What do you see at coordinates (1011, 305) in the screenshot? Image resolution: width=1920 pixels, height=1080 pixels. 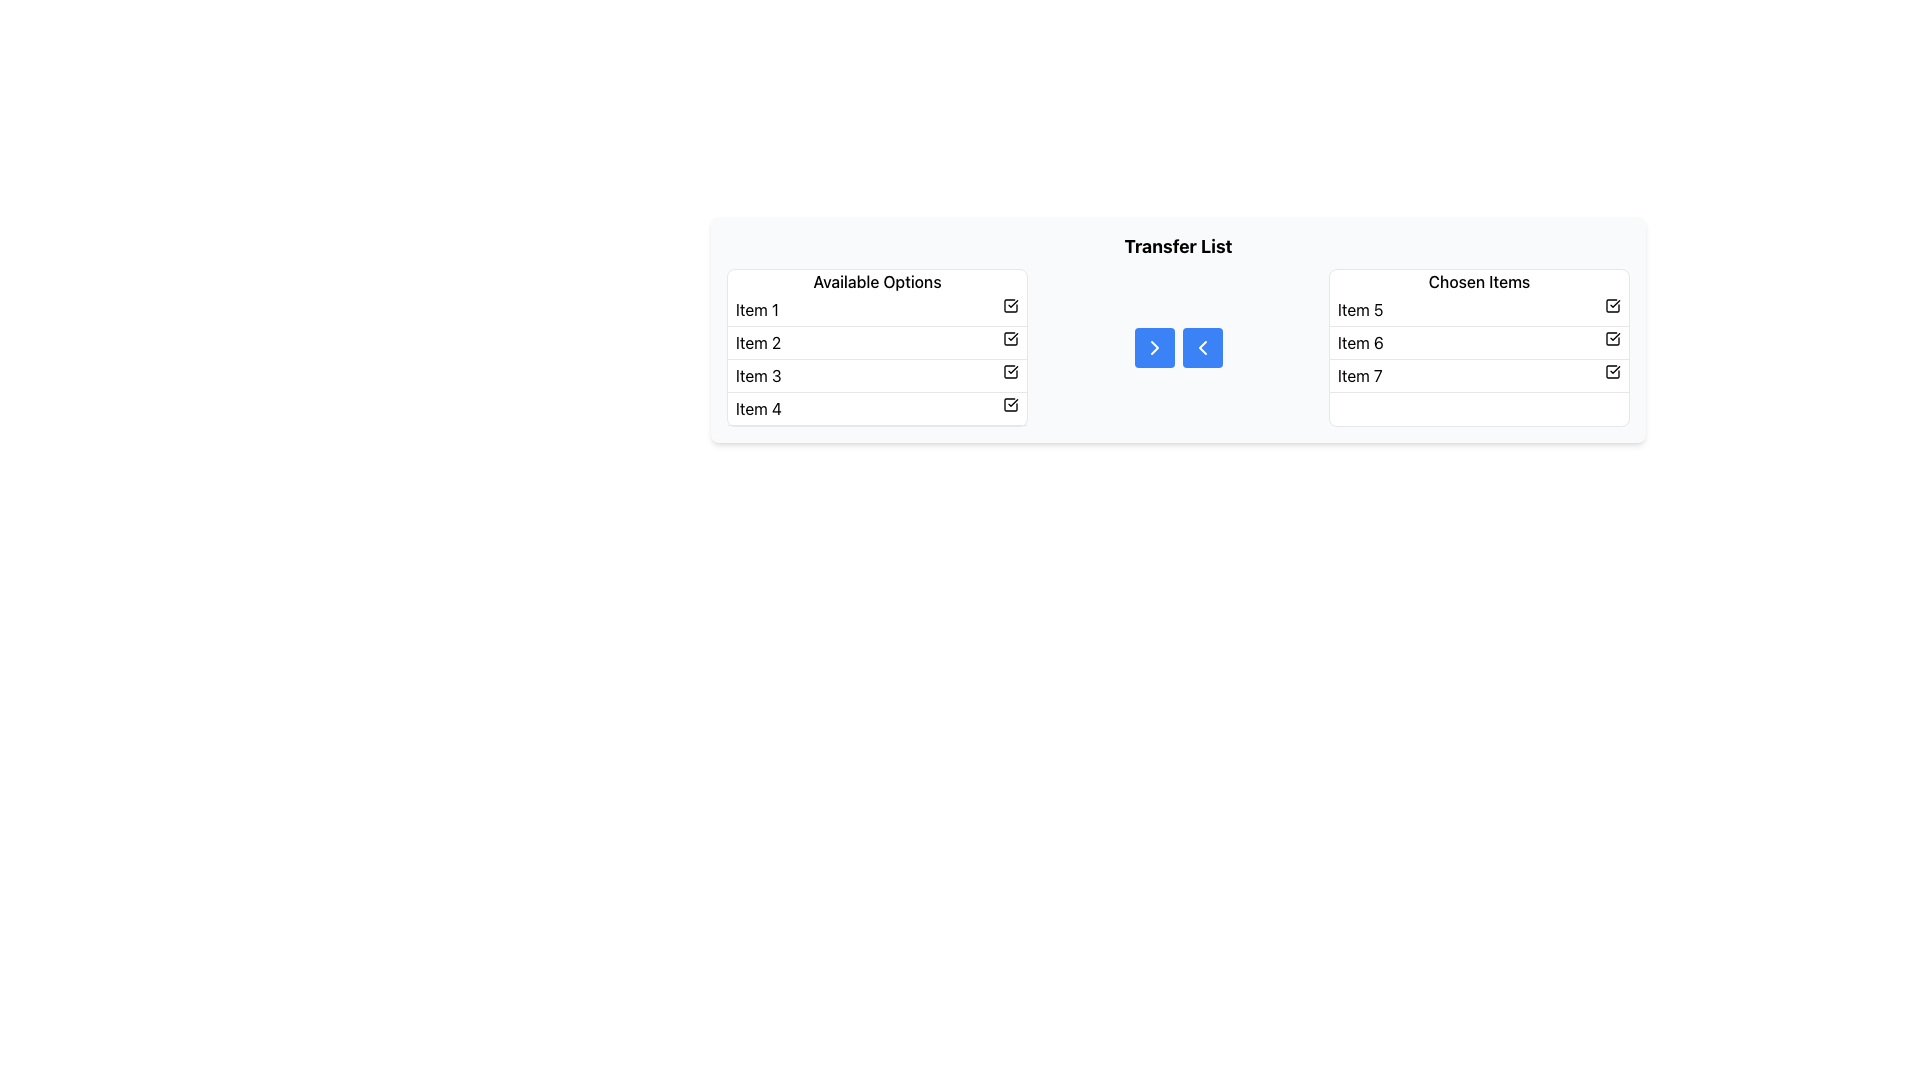 I see `the checkbox that represents the selected state of 'Item 1' in the 'Available Options' section` at bounding box center [1011, 305].